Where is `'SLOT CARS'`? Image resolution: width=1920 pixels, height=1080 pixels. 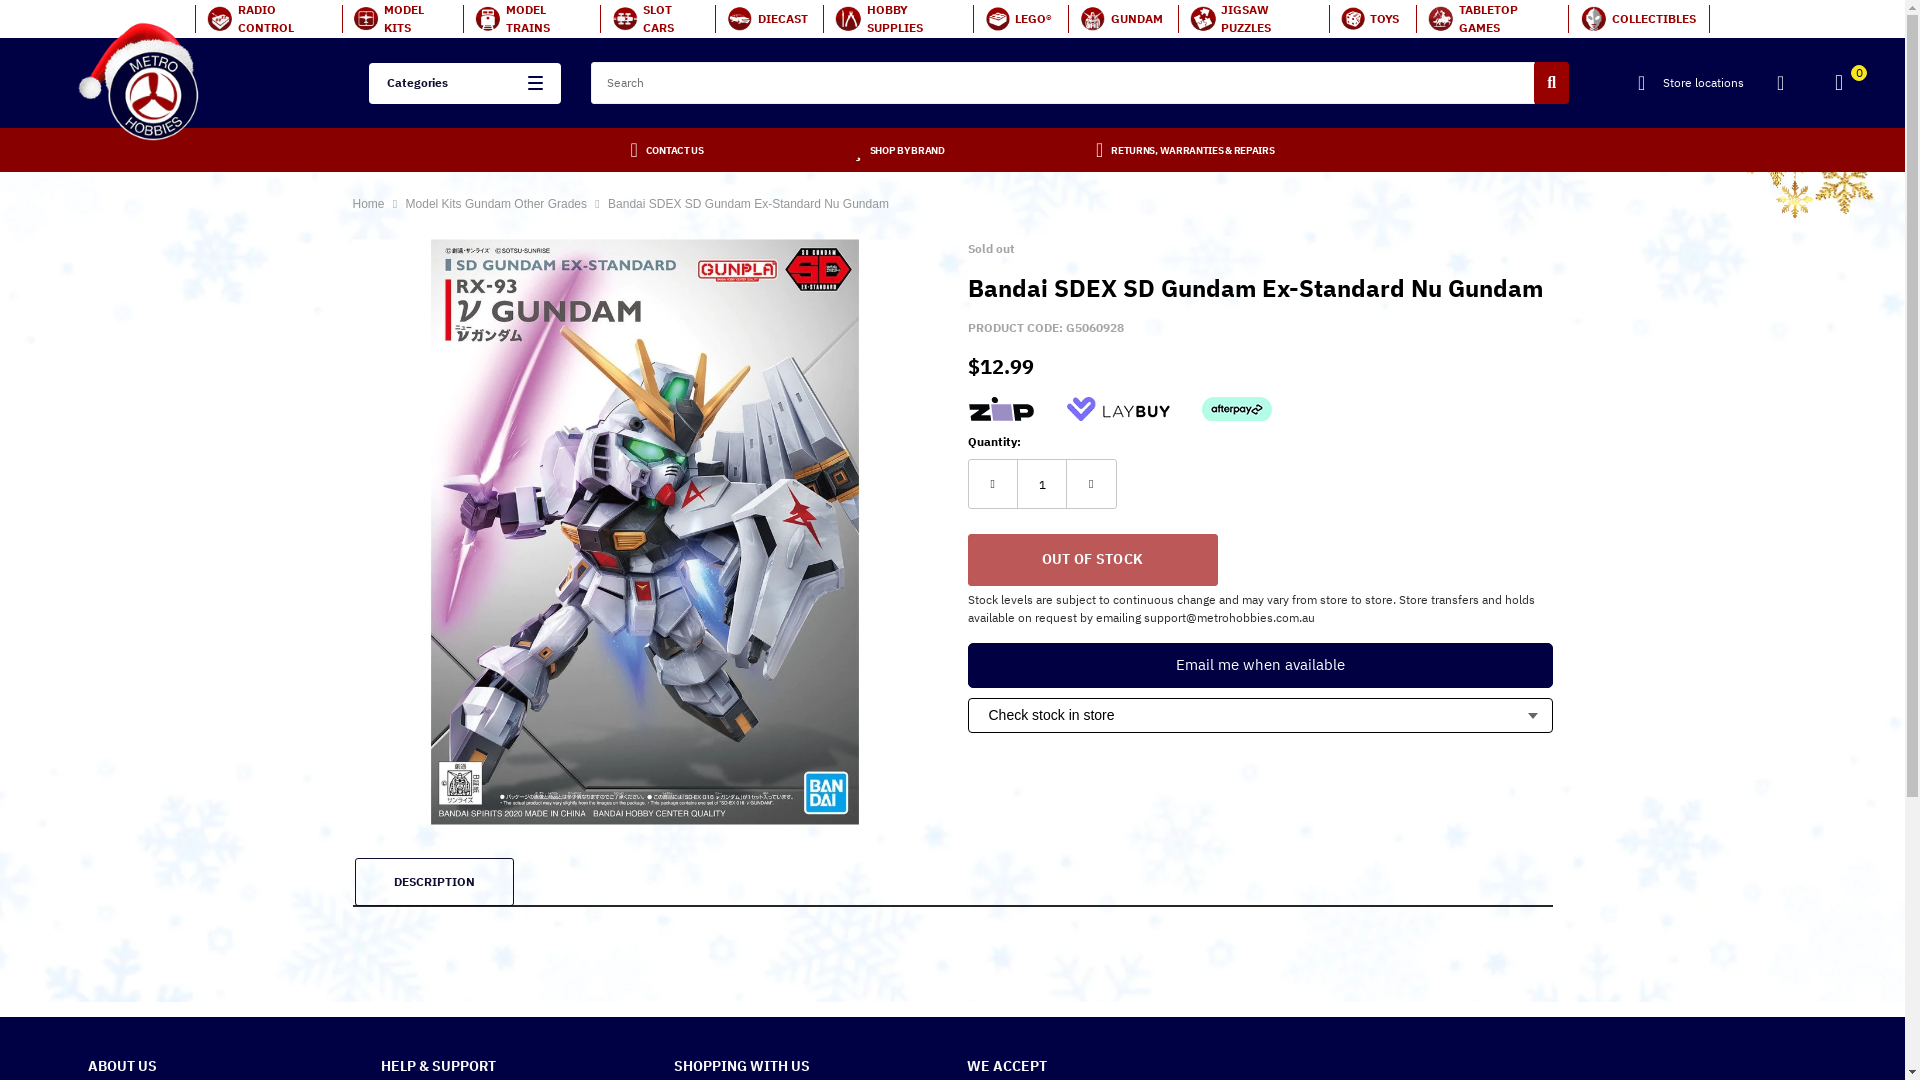 'SLOT CARS' is located at coordinates (657, 19).